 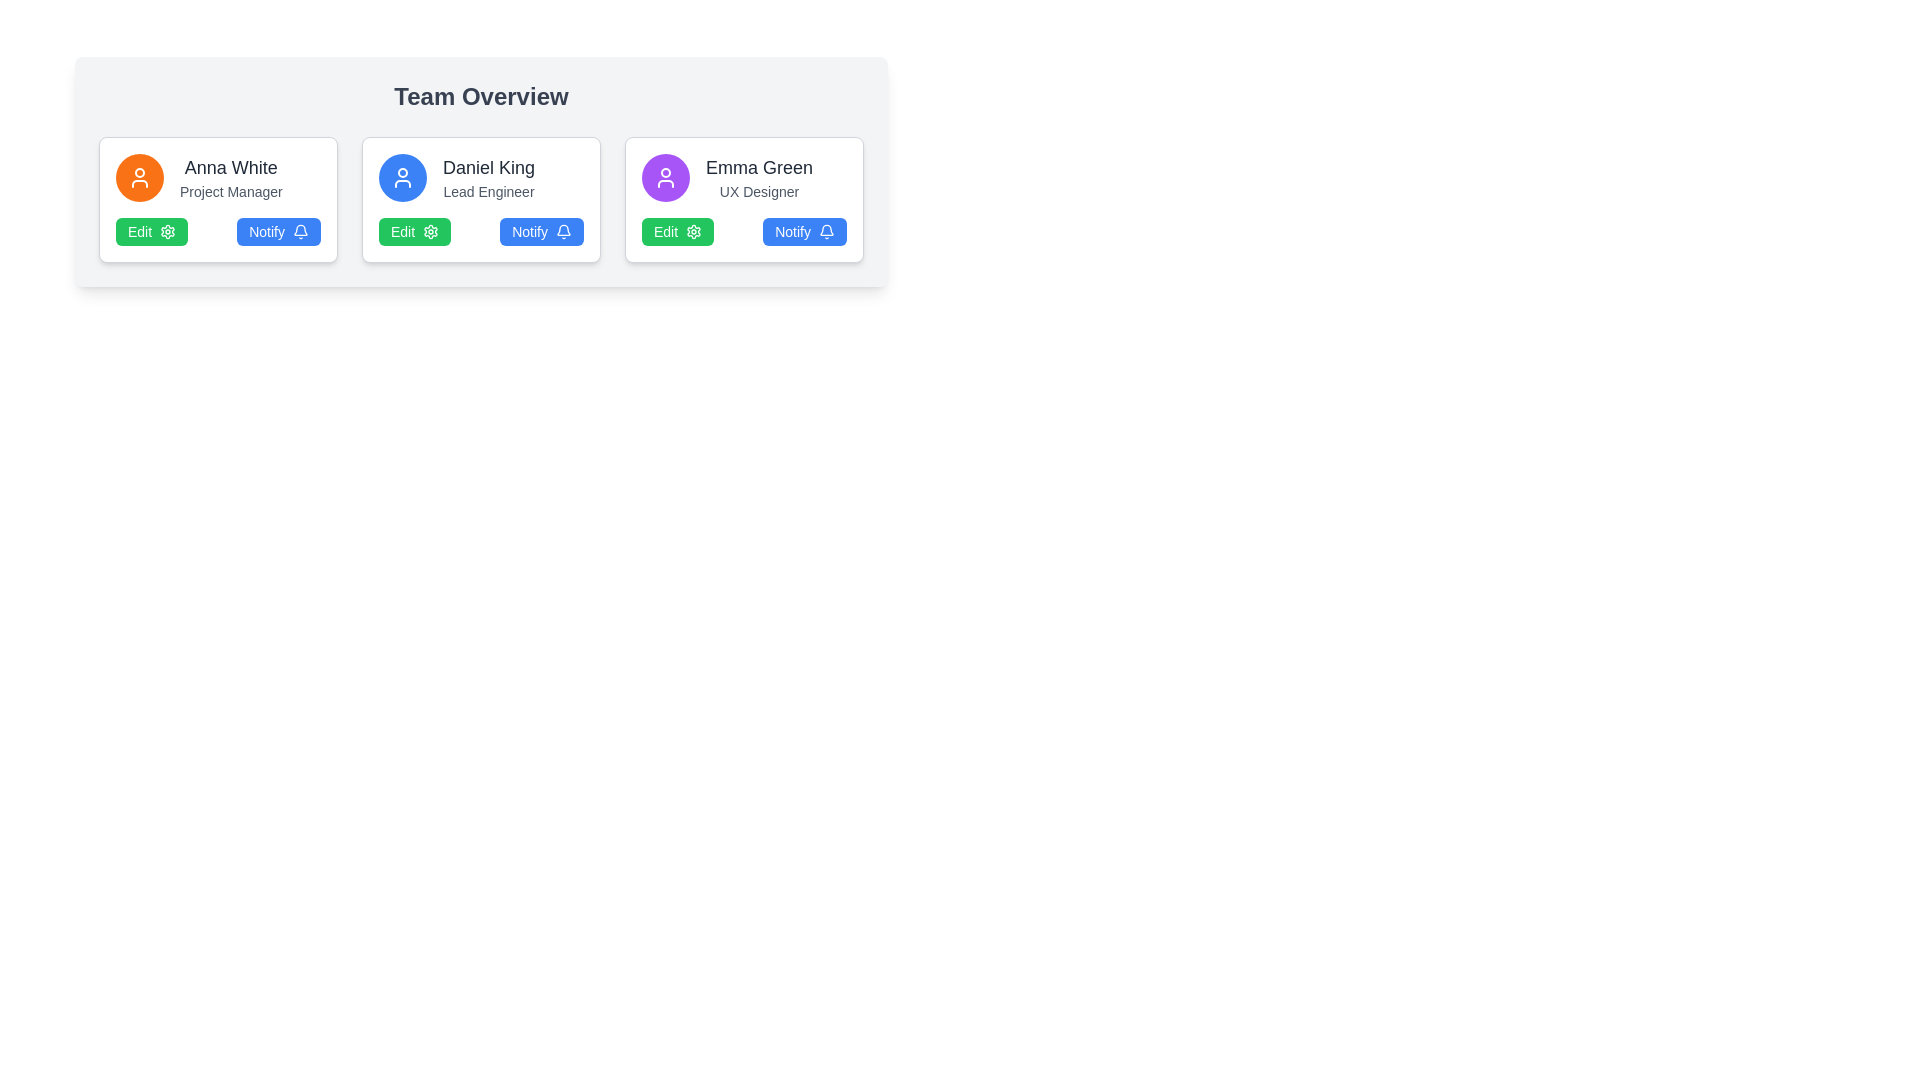 What do you see at coordinates (300, 229) in the screenshot?
I see `the blue notification bell icon located next to the 'Notify' label in the second user card under the 'Team Overview' section` at bounding box center [300, 229].